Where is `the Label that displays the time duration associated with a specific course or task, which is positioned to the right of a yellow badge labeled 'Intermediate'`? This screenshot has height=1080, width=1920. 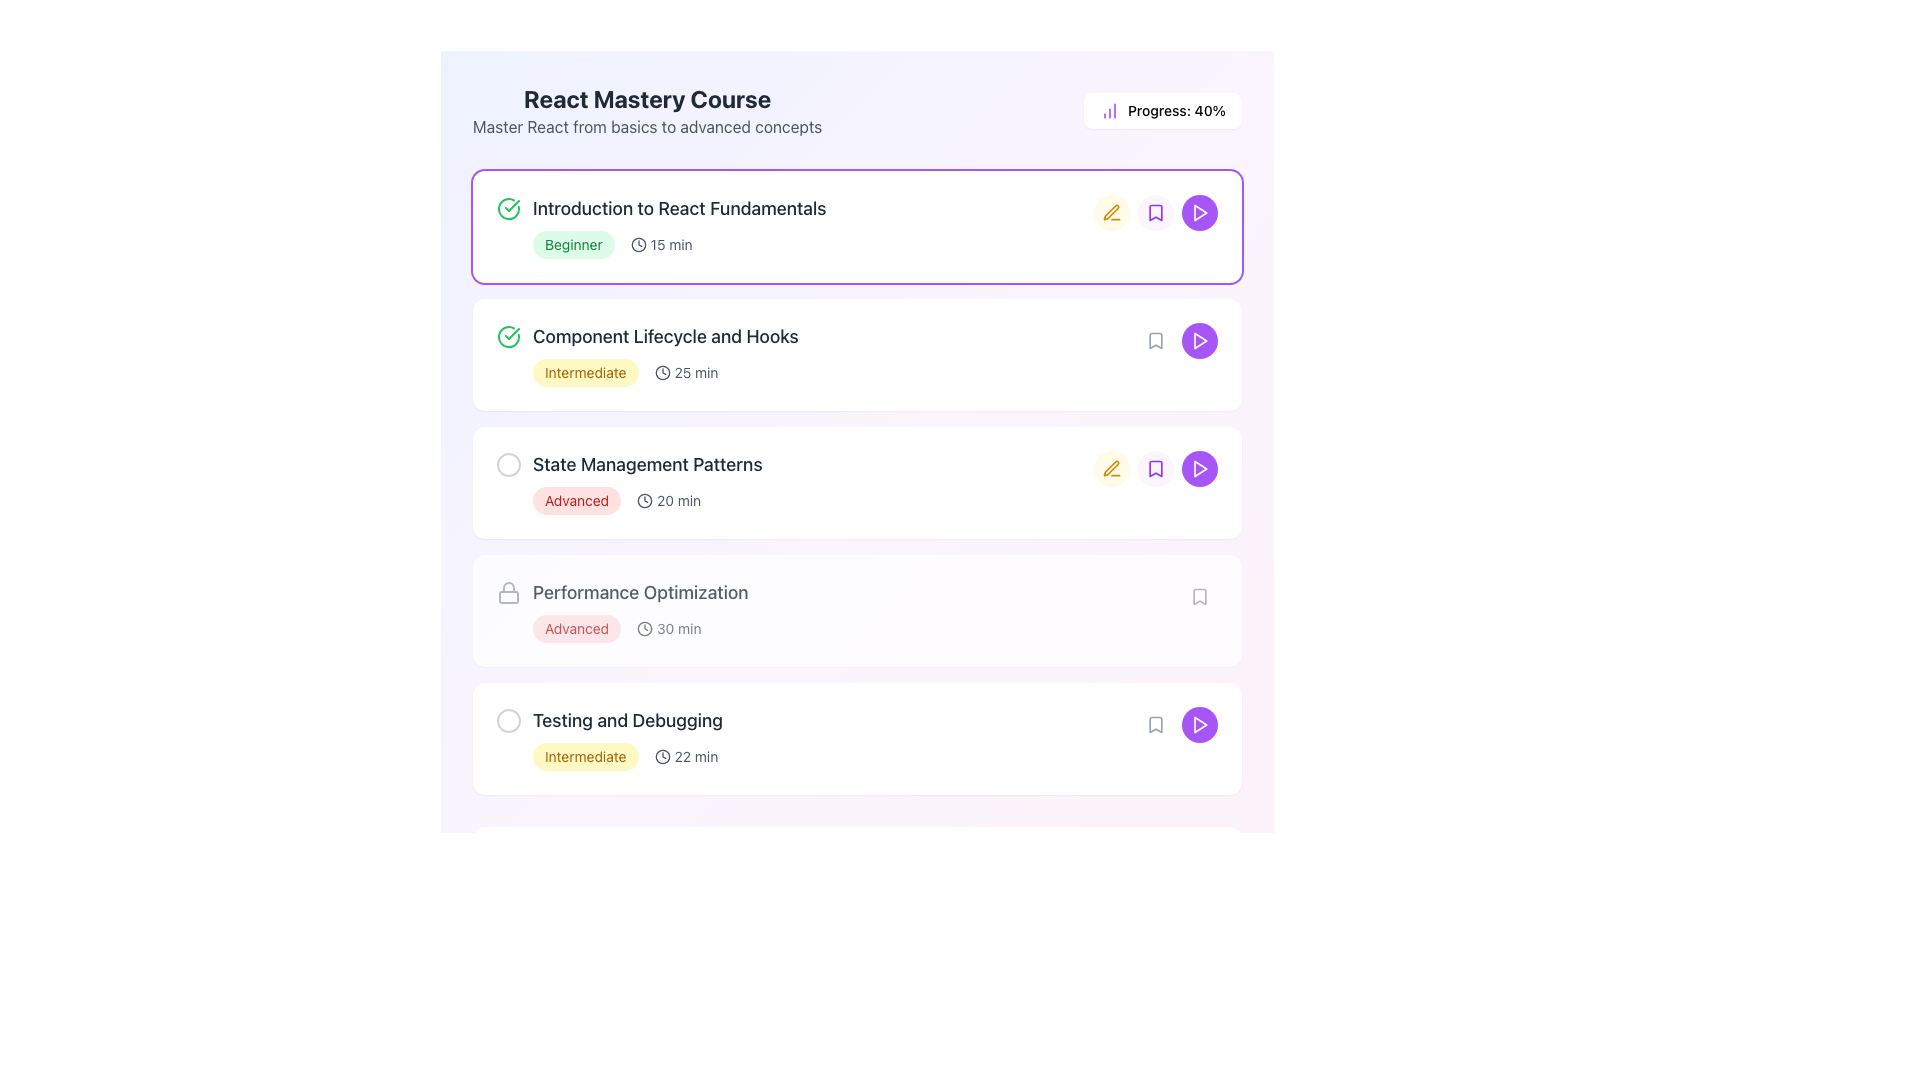 the Label that displays the time duration associated with a specific course or task, which is positioned to the right of a yellow badge labeled 'Intermediate' is located at coordinates (686, 373).